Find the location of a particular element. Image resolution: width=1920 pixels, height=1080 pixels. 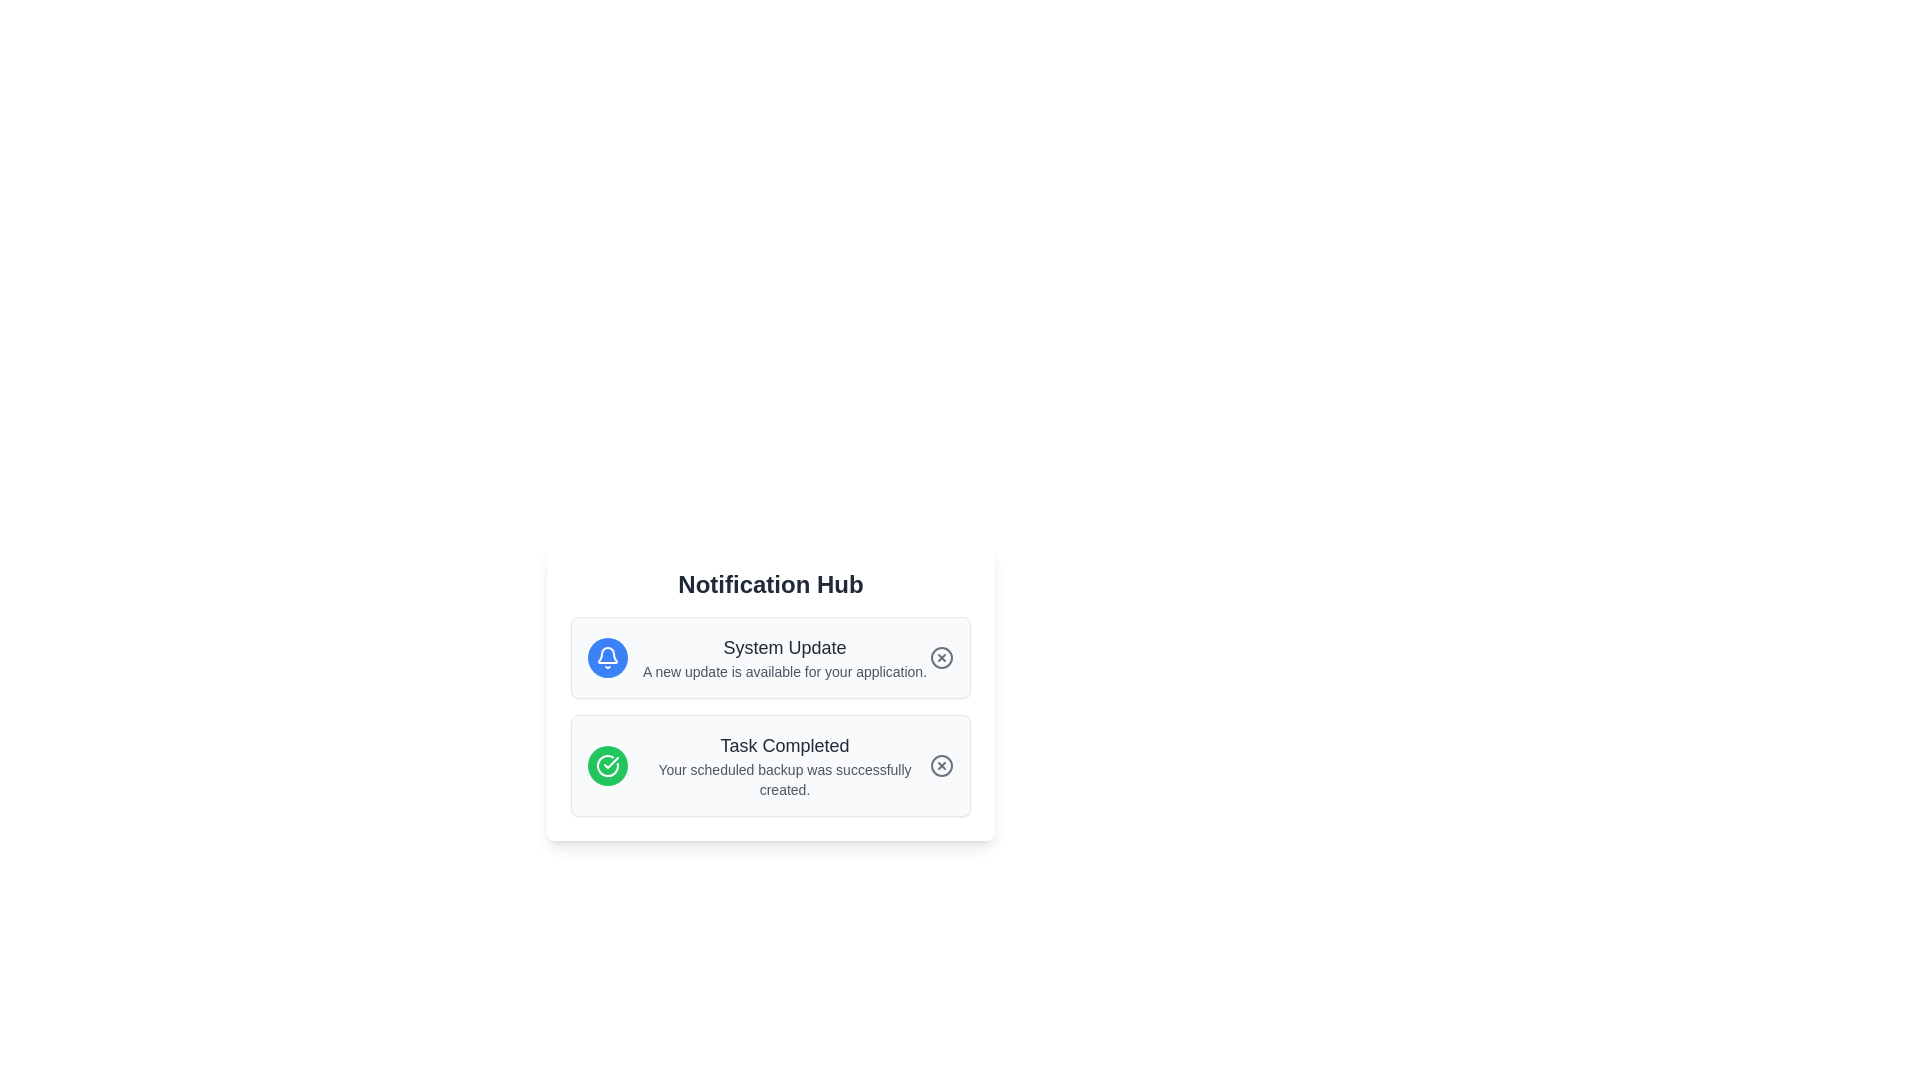

the text display element that shows the message 'A new update is available for your application.' located below the title 'System Update' in the notification card is located at coordinates (784, 671).